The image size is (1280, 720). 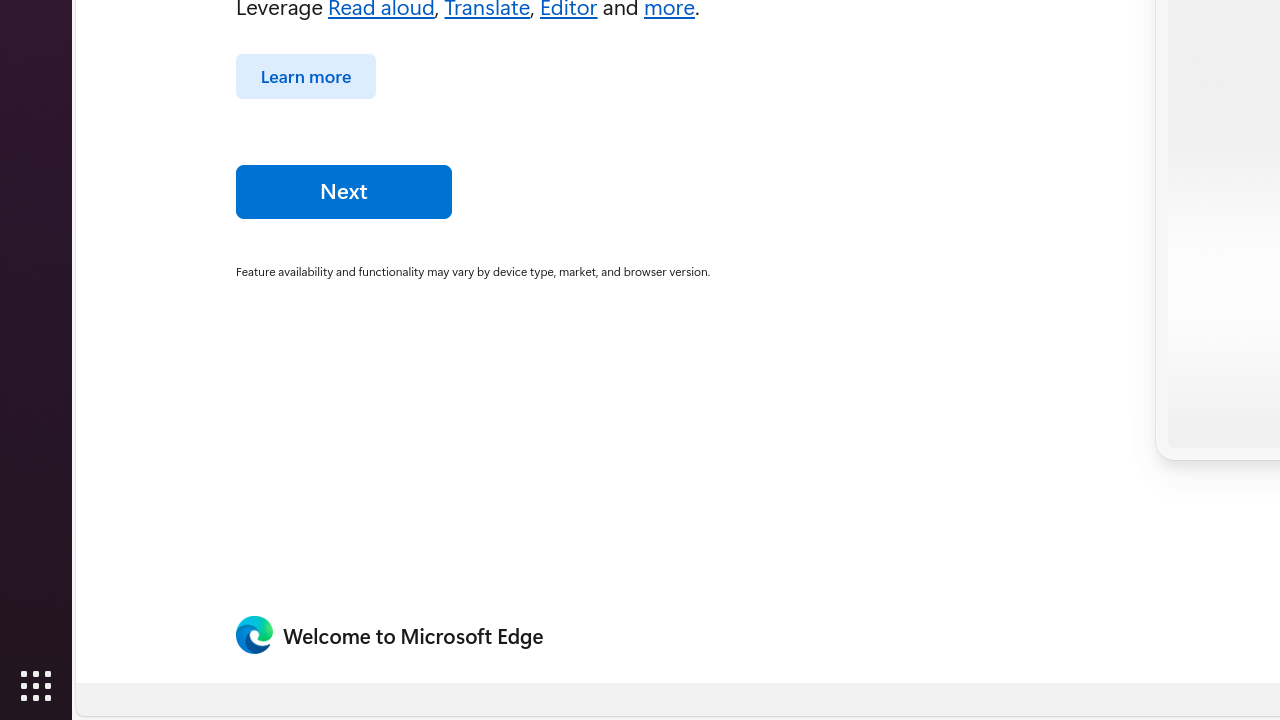 I want to click on 'Show Applications', so click(x=35, y=685).